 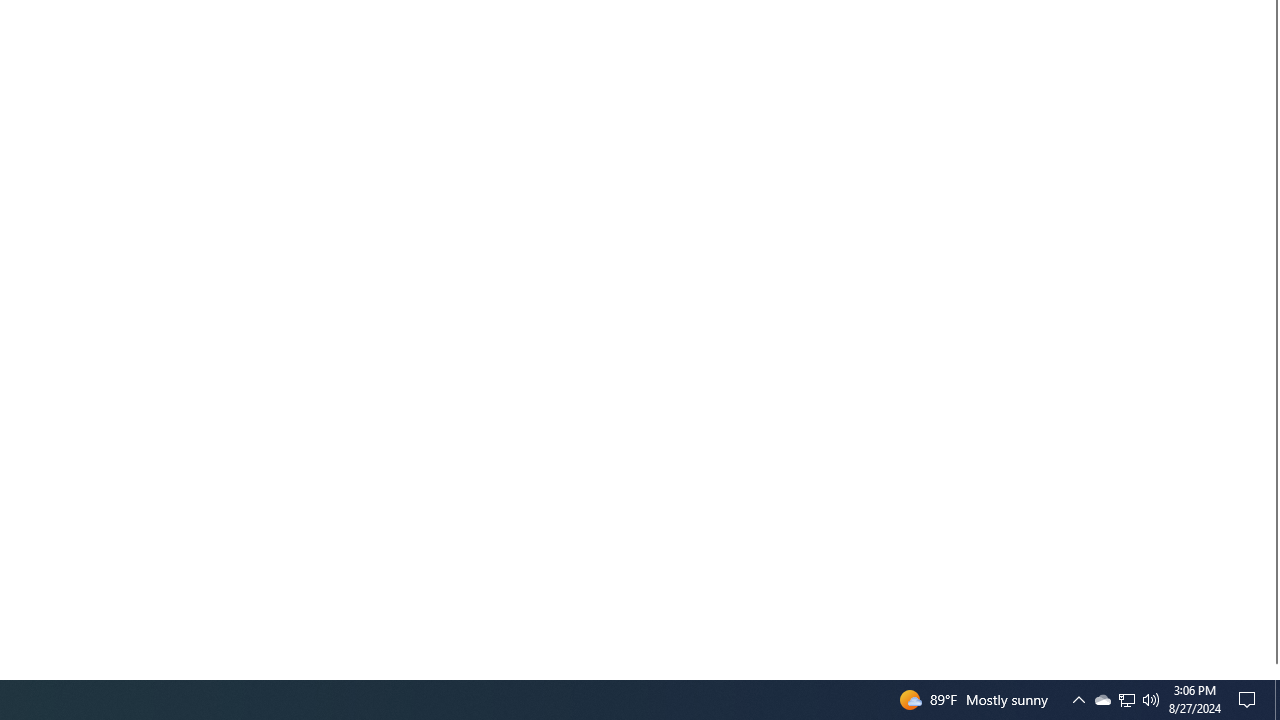 What do you see at coordinates (1271, 671) in the screenshot?
I see `'Vertical Small Increase'` at bounding box center [1271, 671].